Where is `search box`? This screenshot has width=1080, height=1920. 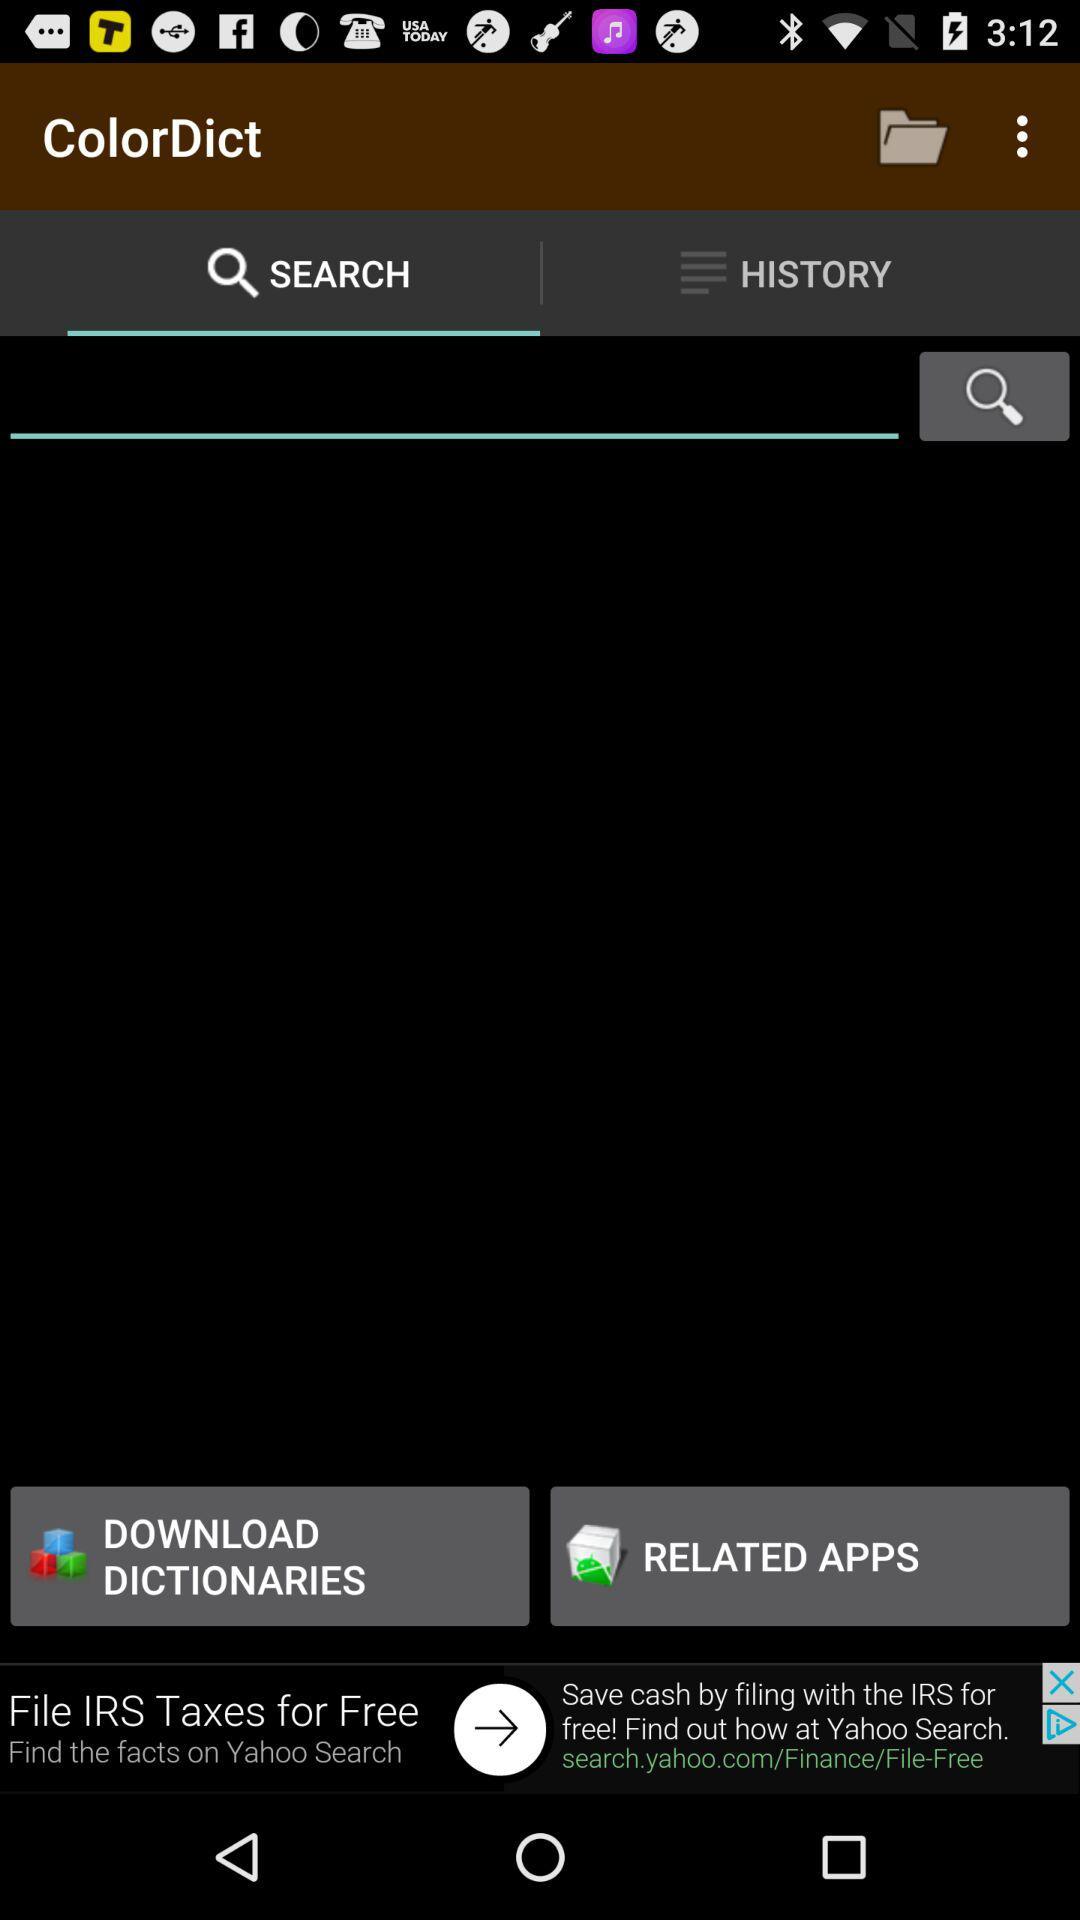 search box is located at coordinates (454, 396).